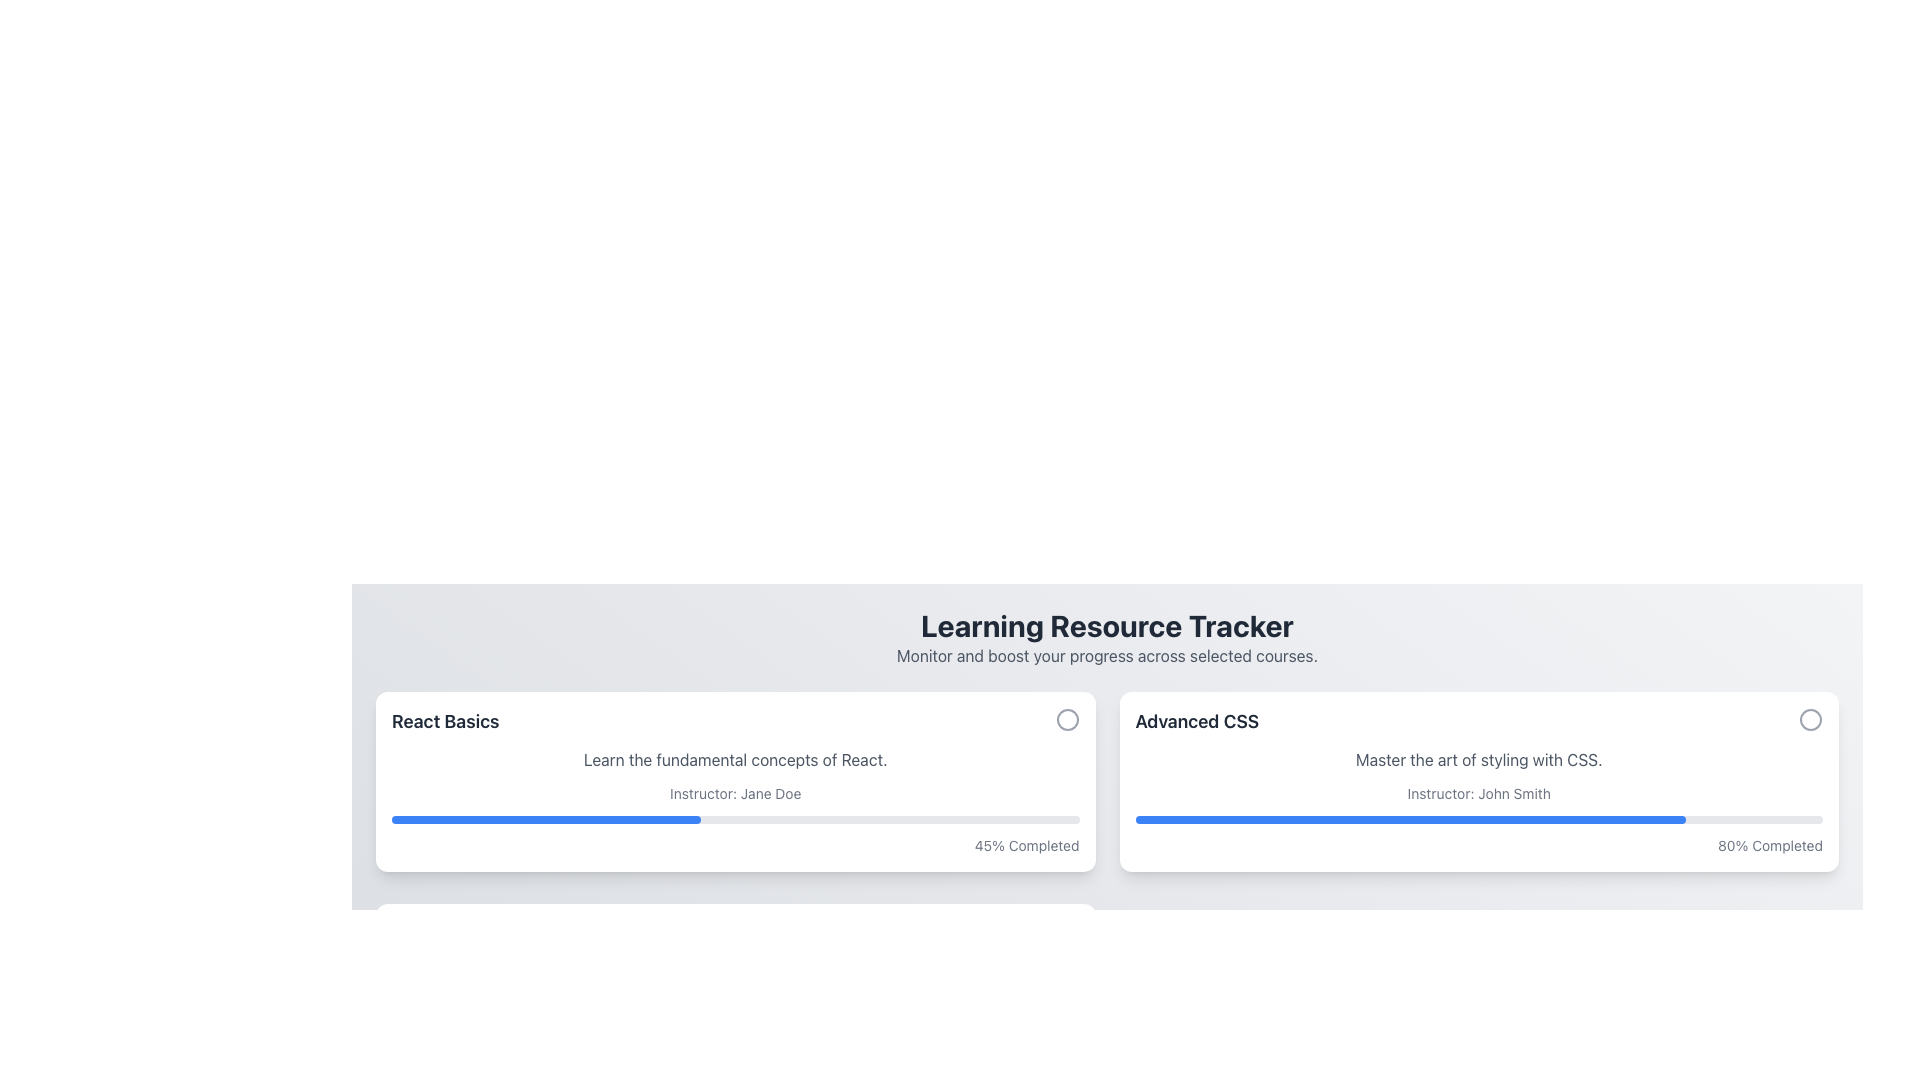  I want to click on the circular SVG graphic with a green stroke located below the main content area, indicating a confirmation or success visual cue, so click(1066, 932).